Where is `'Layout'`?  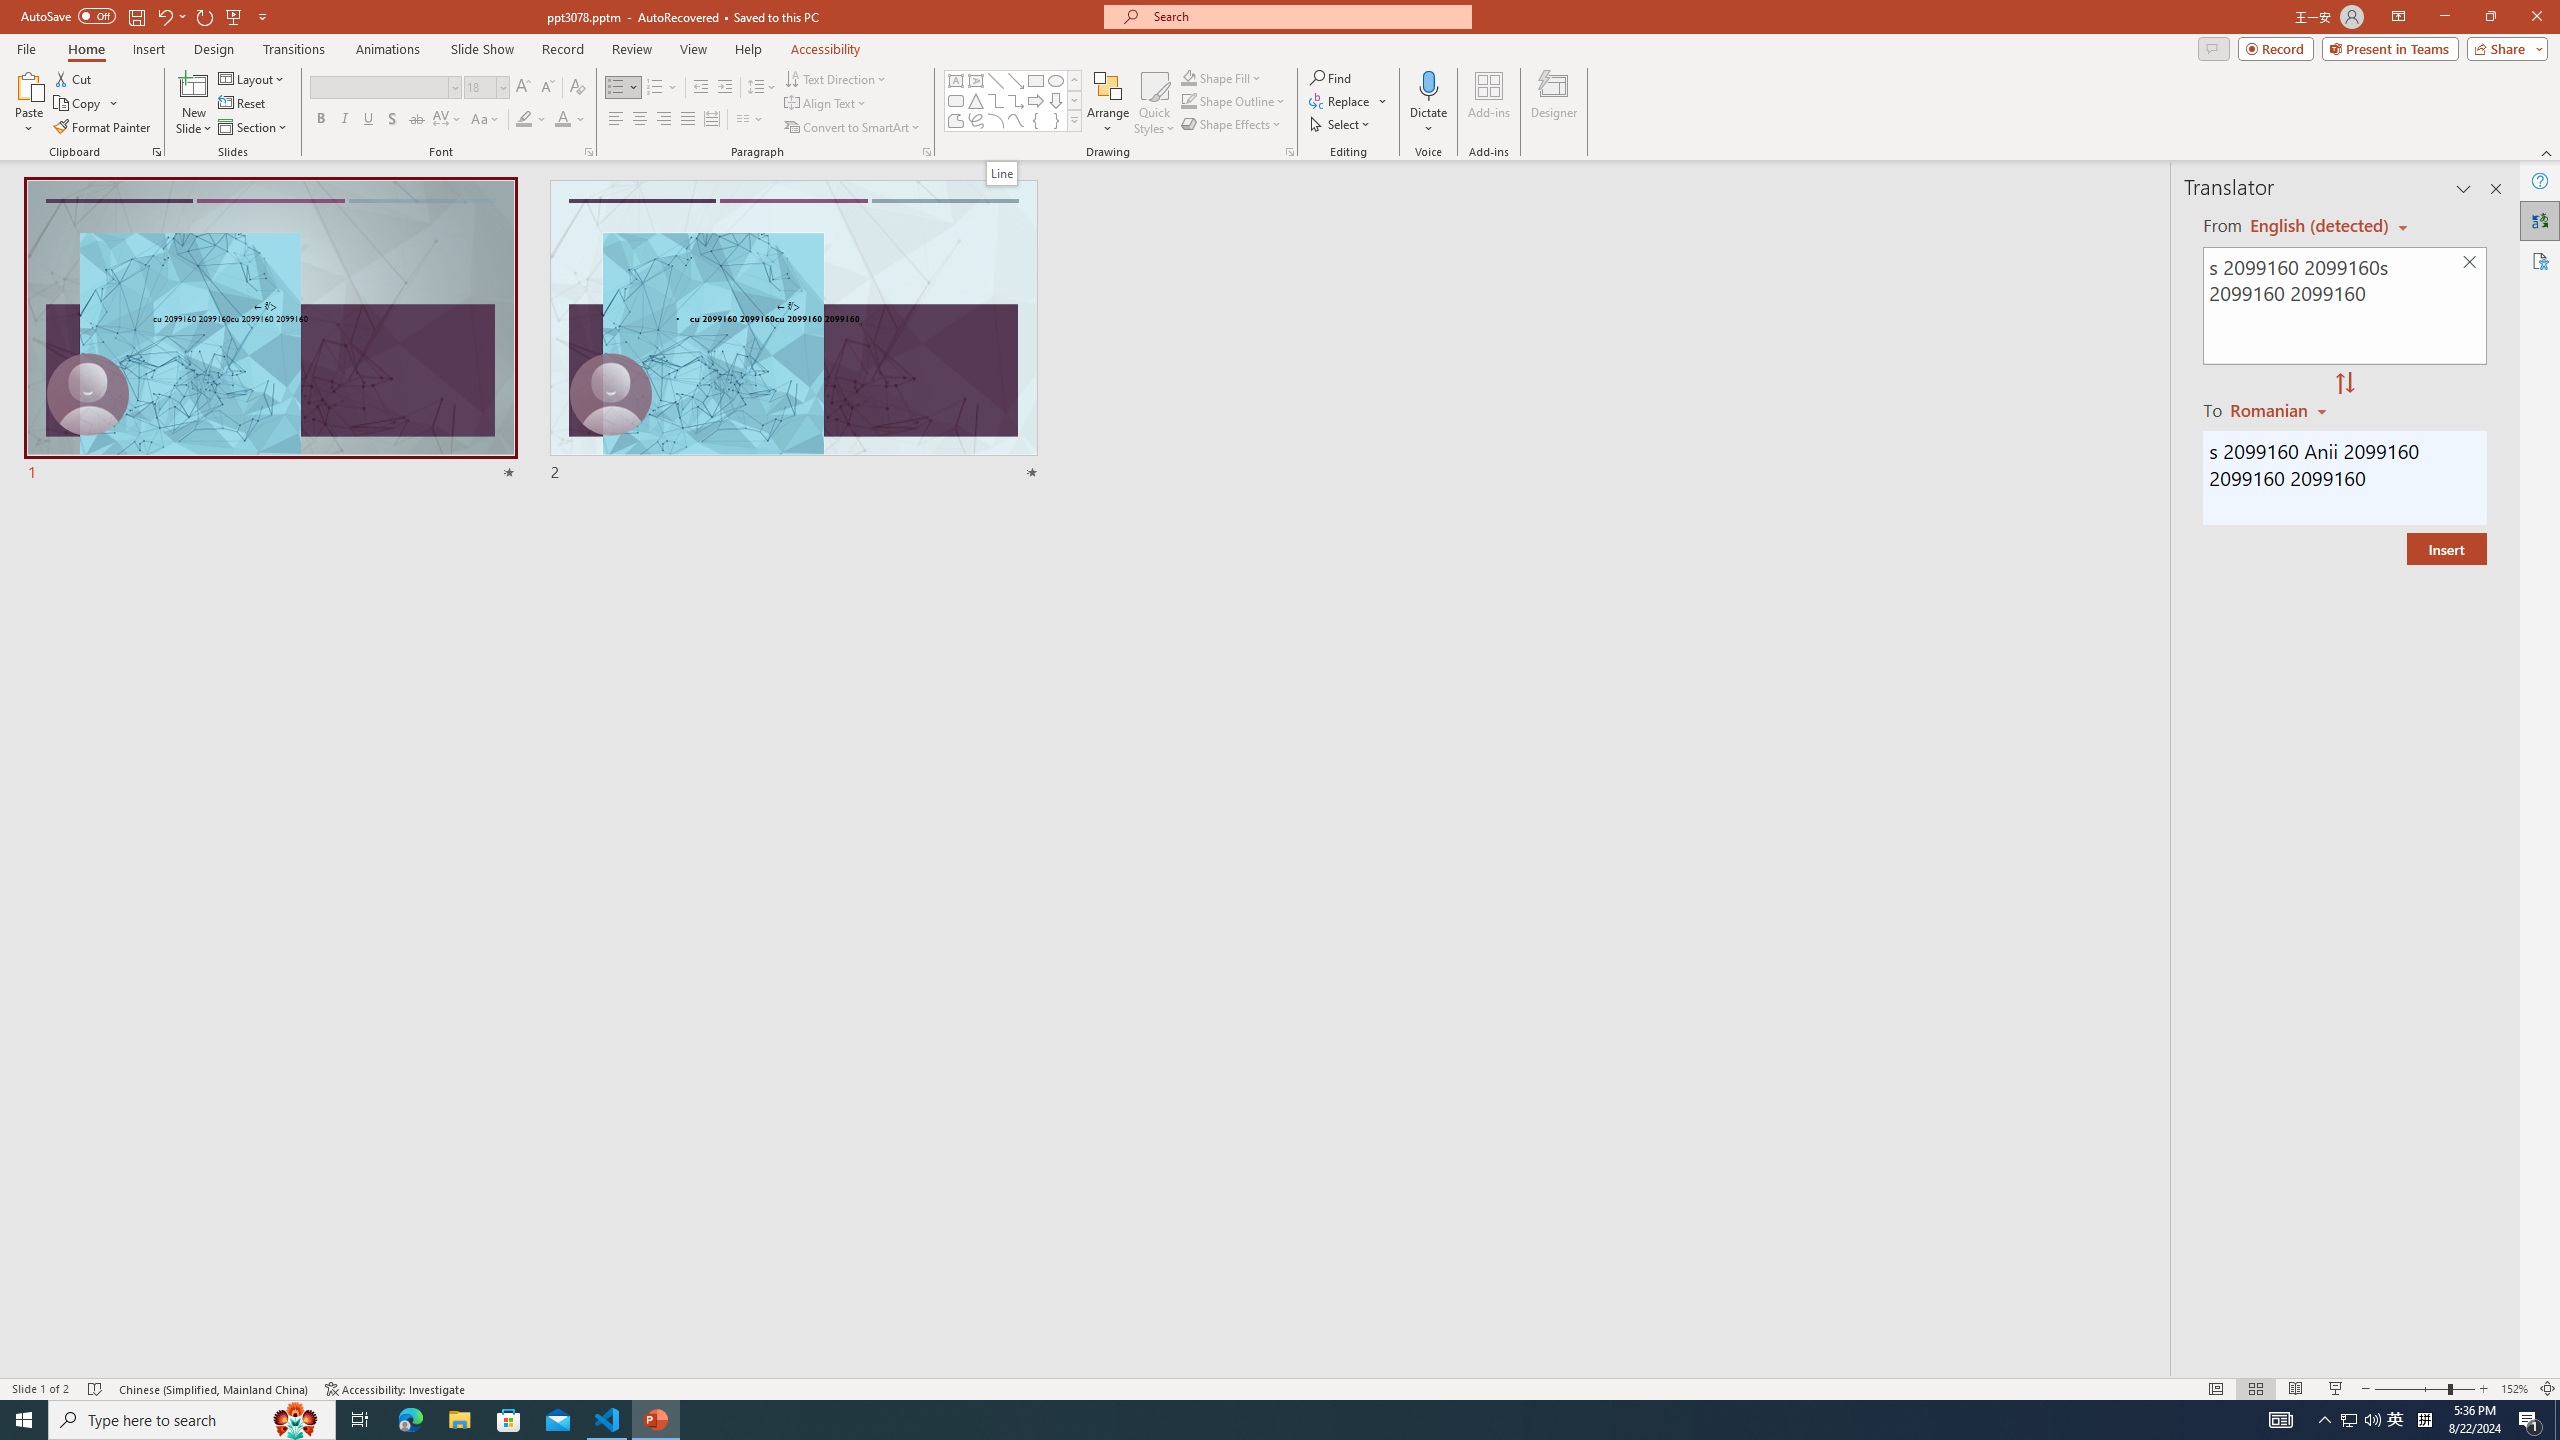 'Layout' is located at coordinates (252, 78).